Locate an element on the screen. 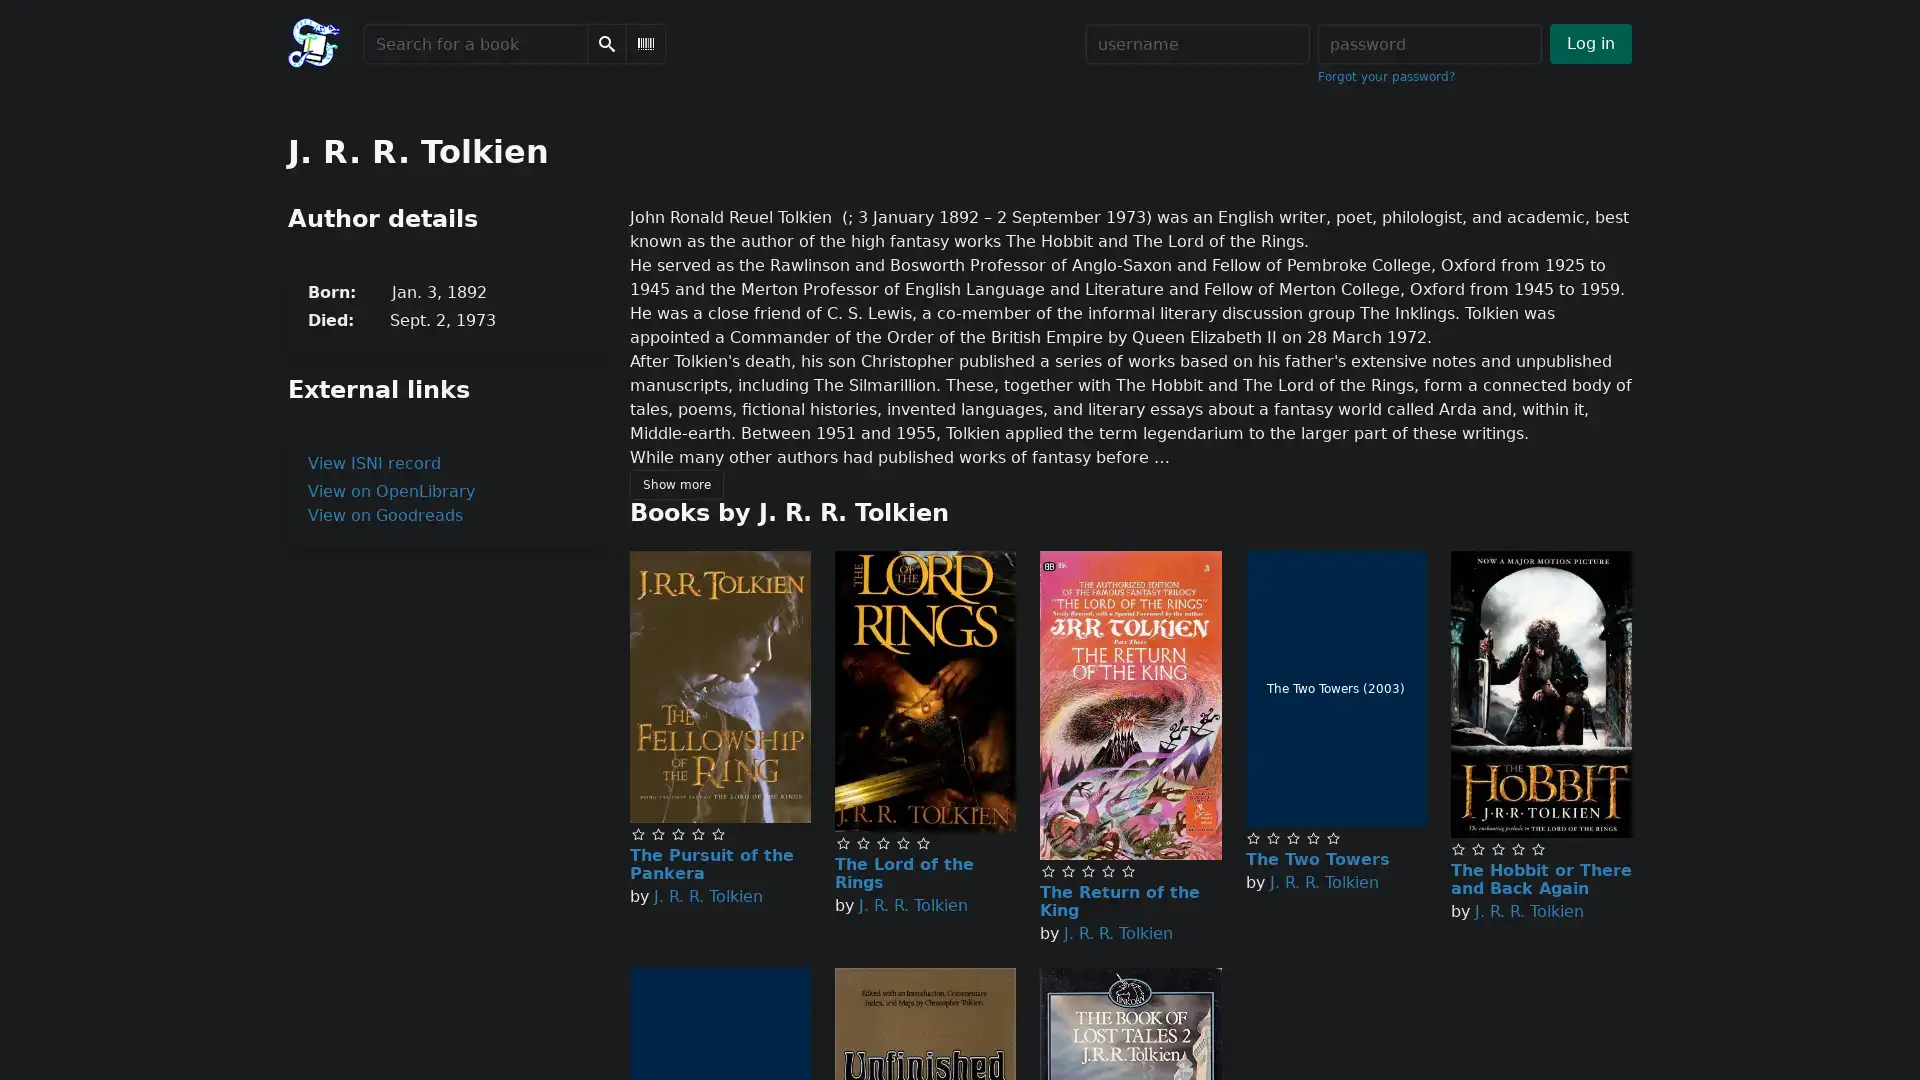 The width and height of the screenshot is (1920, 1080). Log in is located at coordinates (1589, 43).